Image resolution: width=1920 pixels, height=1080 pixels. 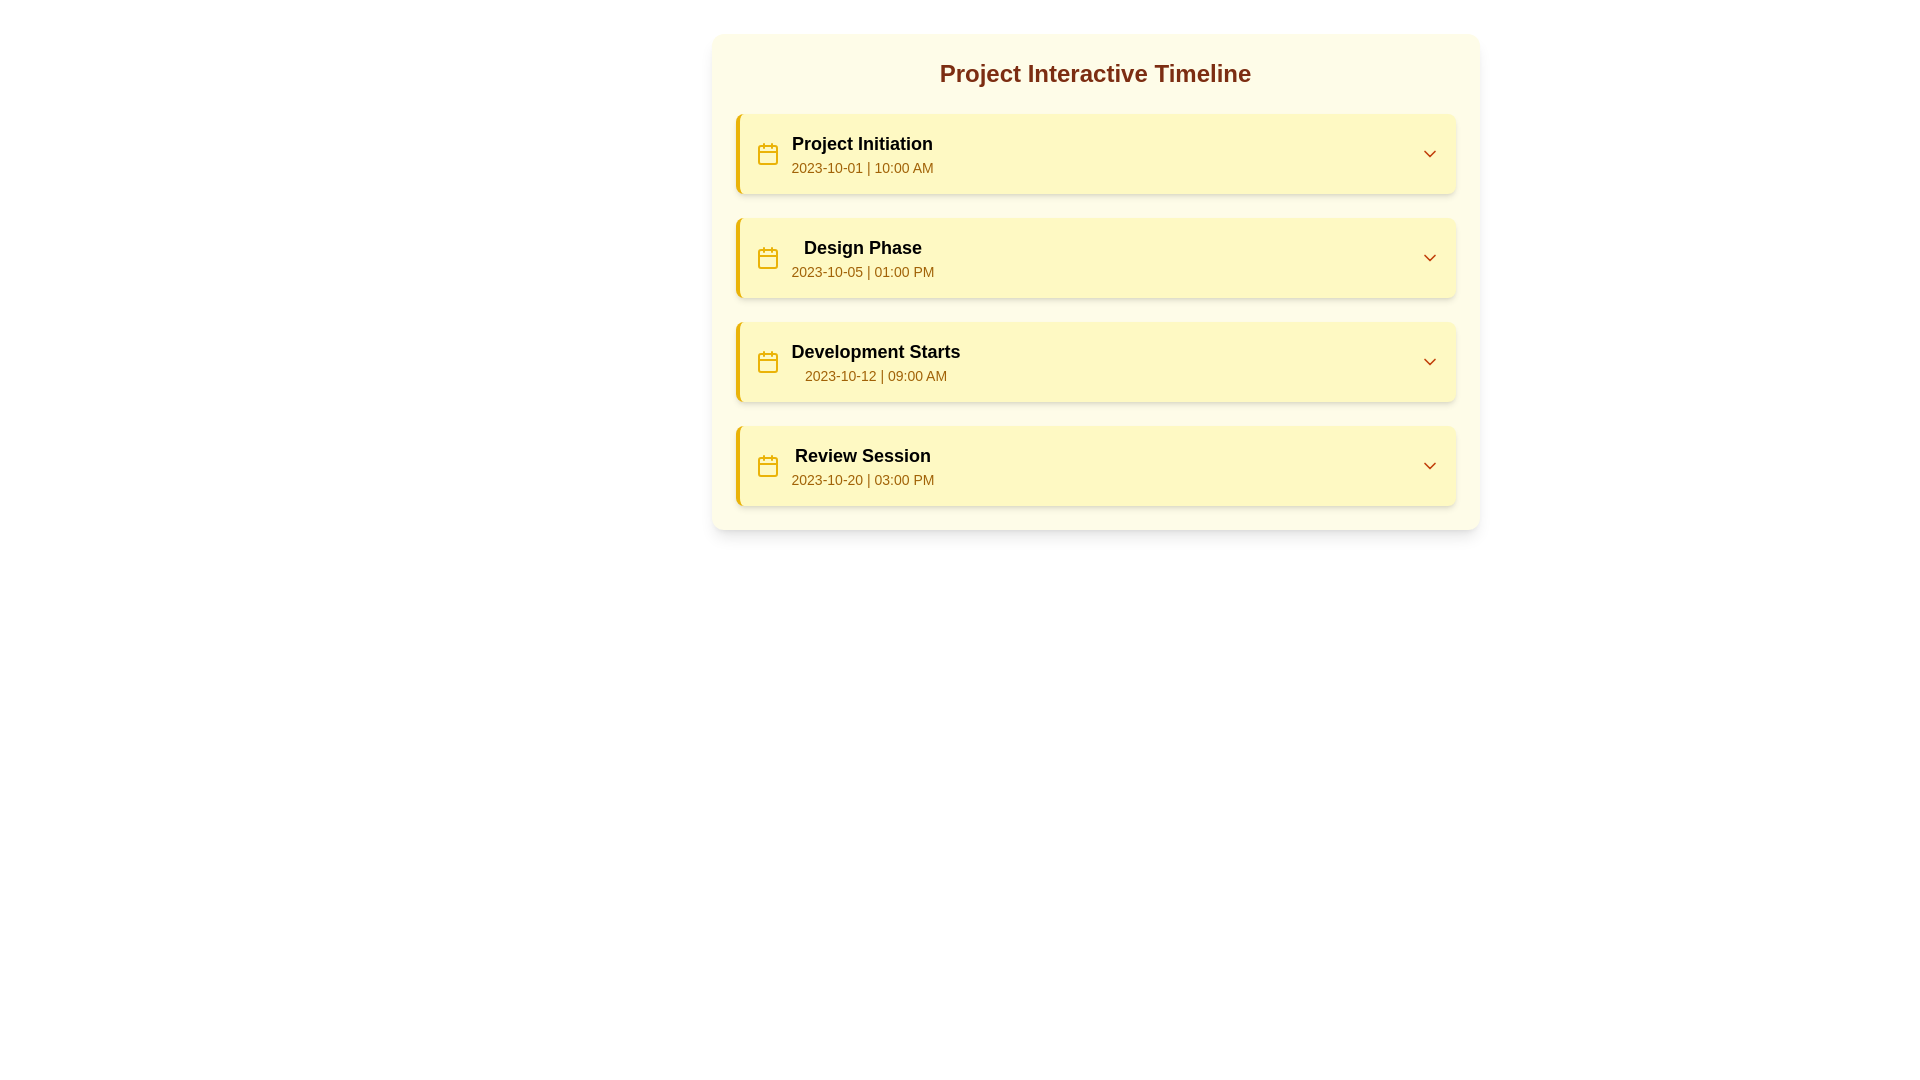 I want to click on the Dropdown toggle icon located in the topmost header of the 'Project Interactive Timeline' section, positioned to the far-right, aligned with 'Project Initiation', so click(x=1428, y=153).